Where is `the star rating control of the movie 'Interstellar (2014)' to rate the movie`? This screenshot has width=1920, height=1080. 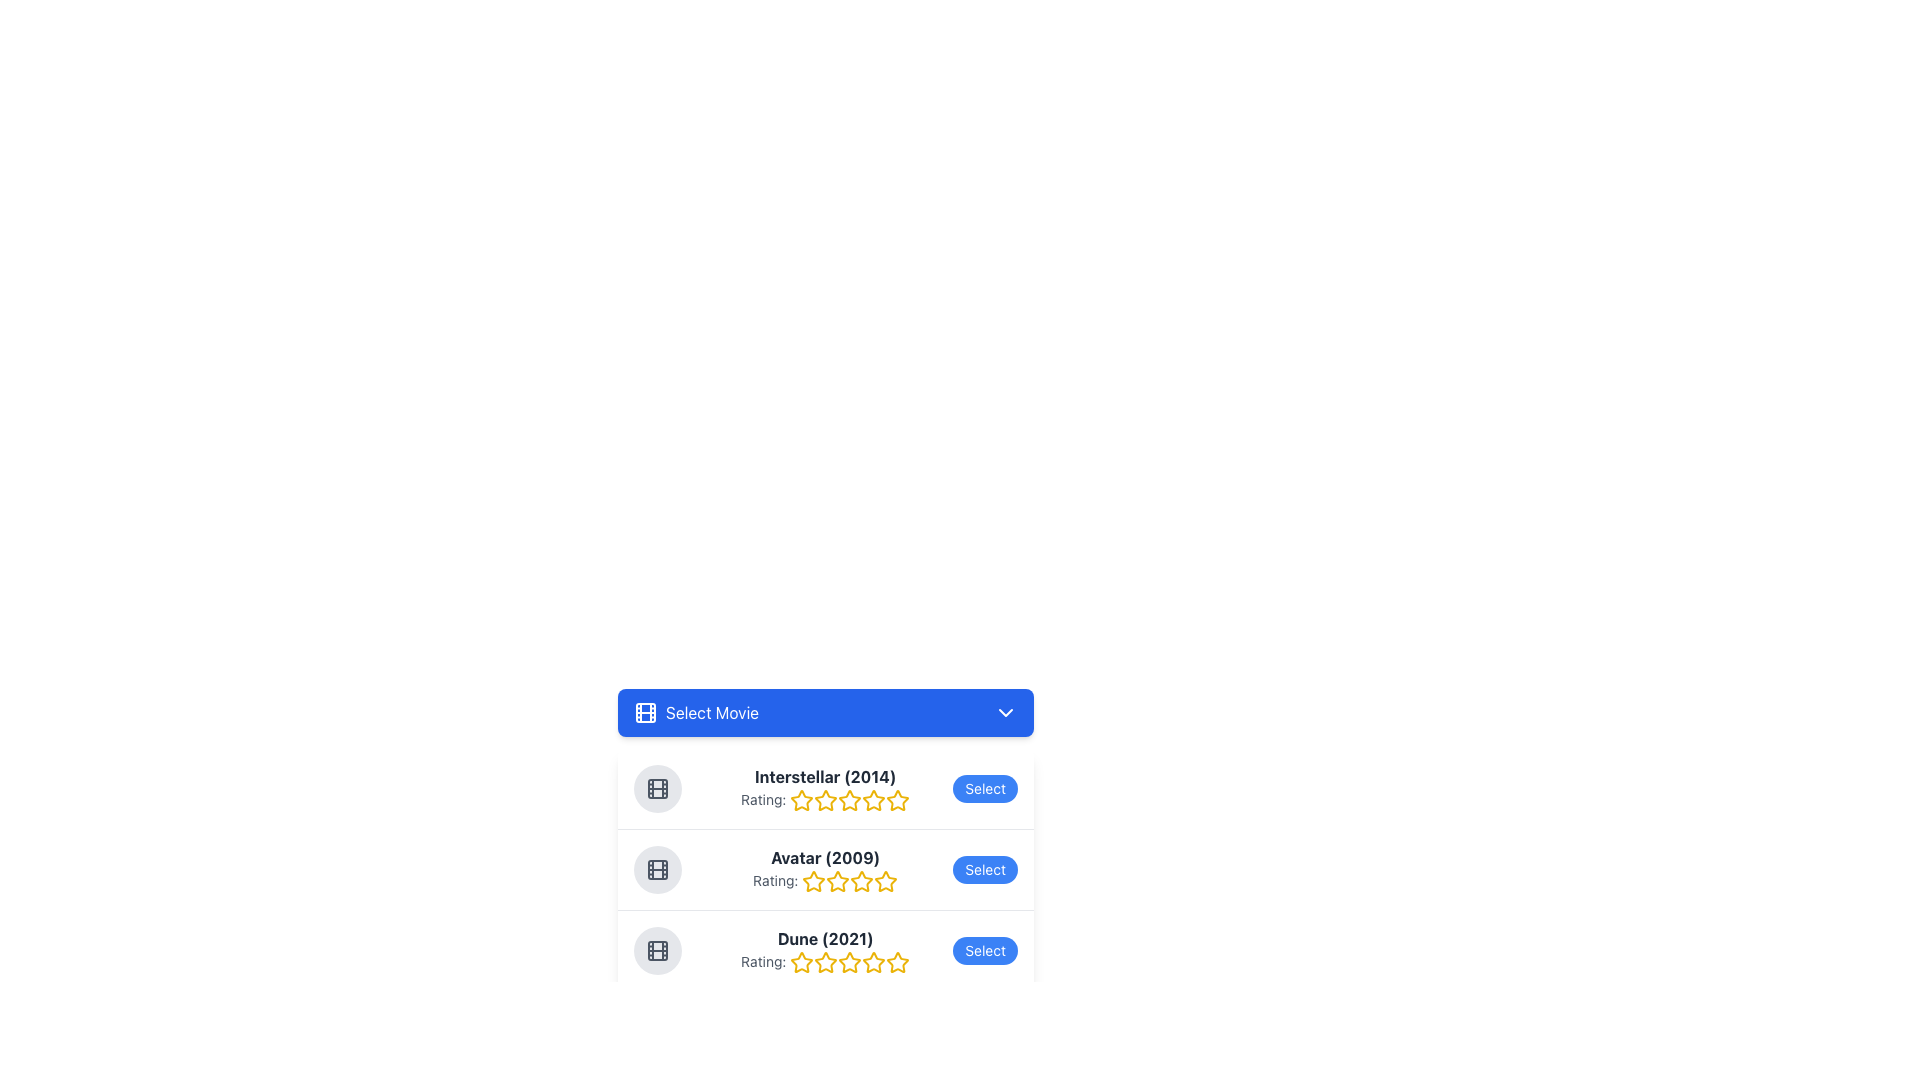 the star rating control of the movie 'Interstellar (2014)' to rate the movie is located at coordinates (825, 814).